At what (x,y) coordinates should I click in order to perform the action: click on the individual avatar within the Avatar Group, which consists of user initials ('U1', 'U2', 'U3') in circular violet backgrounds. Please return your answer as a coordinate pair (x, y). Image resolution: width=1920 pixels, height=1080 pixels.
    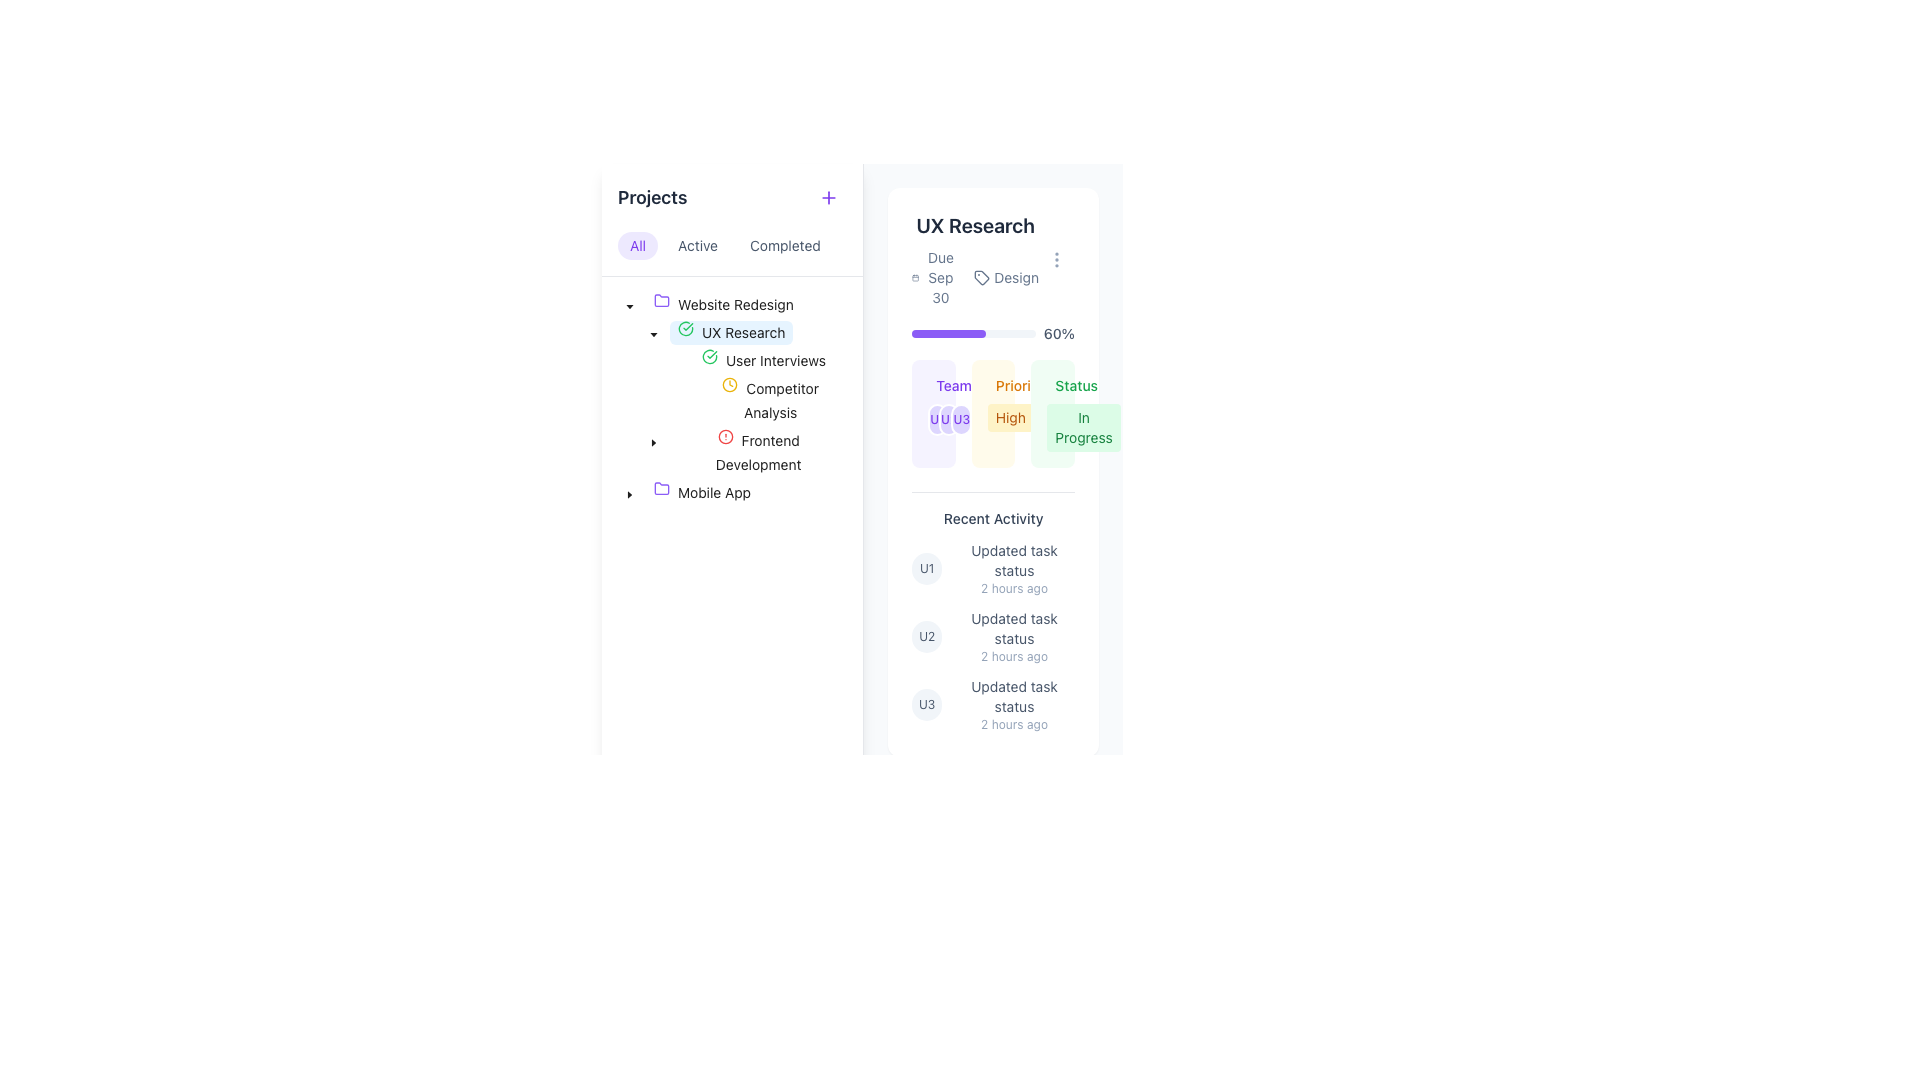
    Looking at the image, I should click on (933, 412).